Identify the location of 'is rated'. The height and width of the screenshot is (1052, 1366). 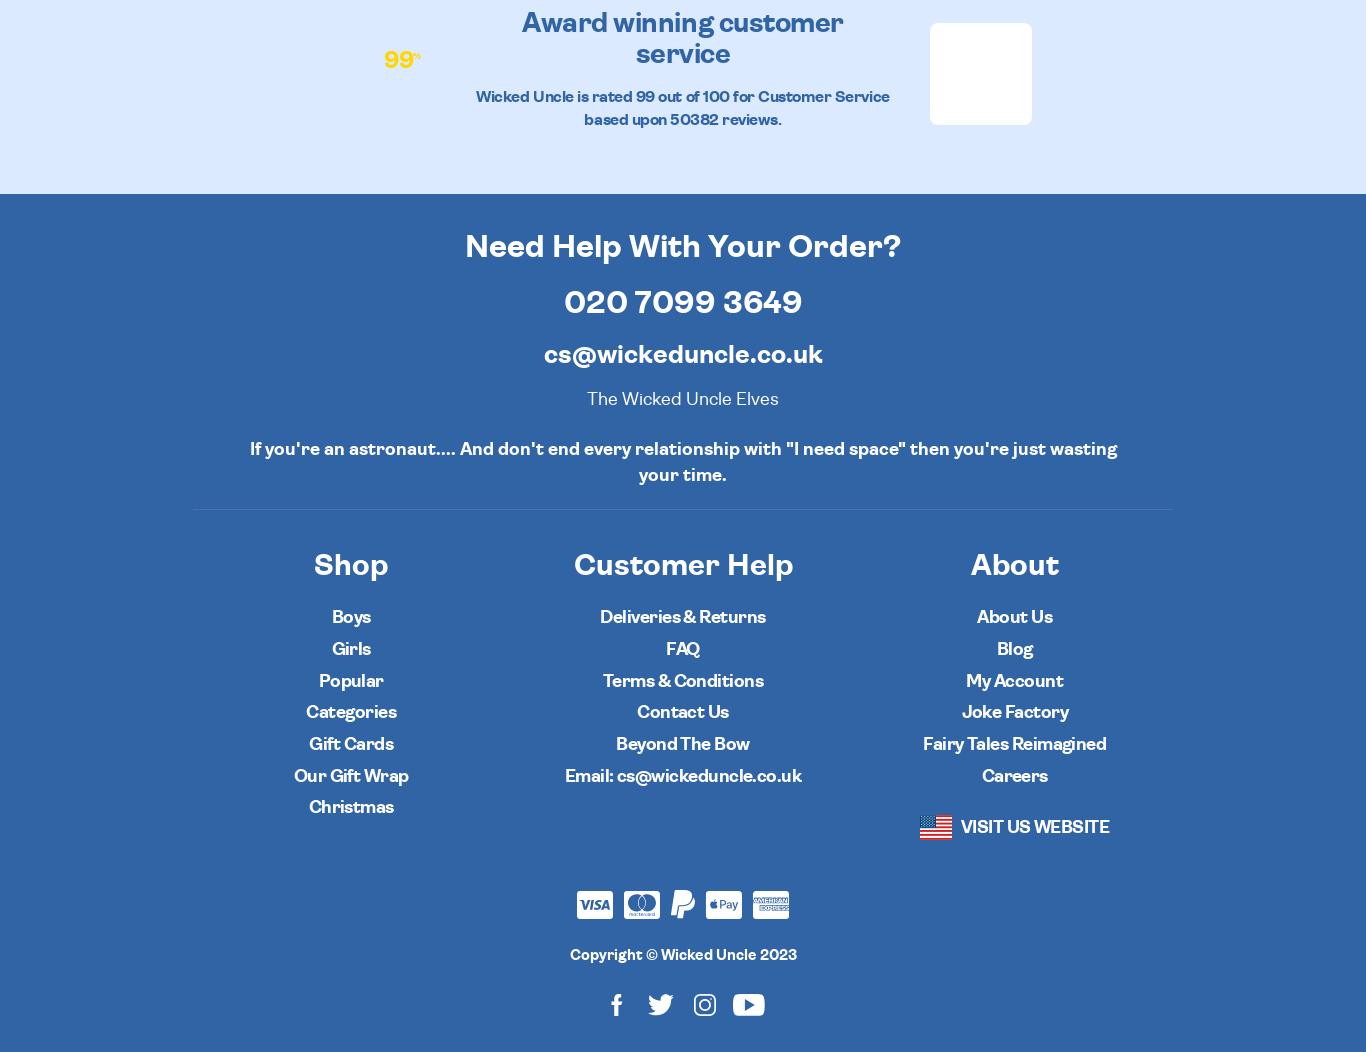
(603, 96).